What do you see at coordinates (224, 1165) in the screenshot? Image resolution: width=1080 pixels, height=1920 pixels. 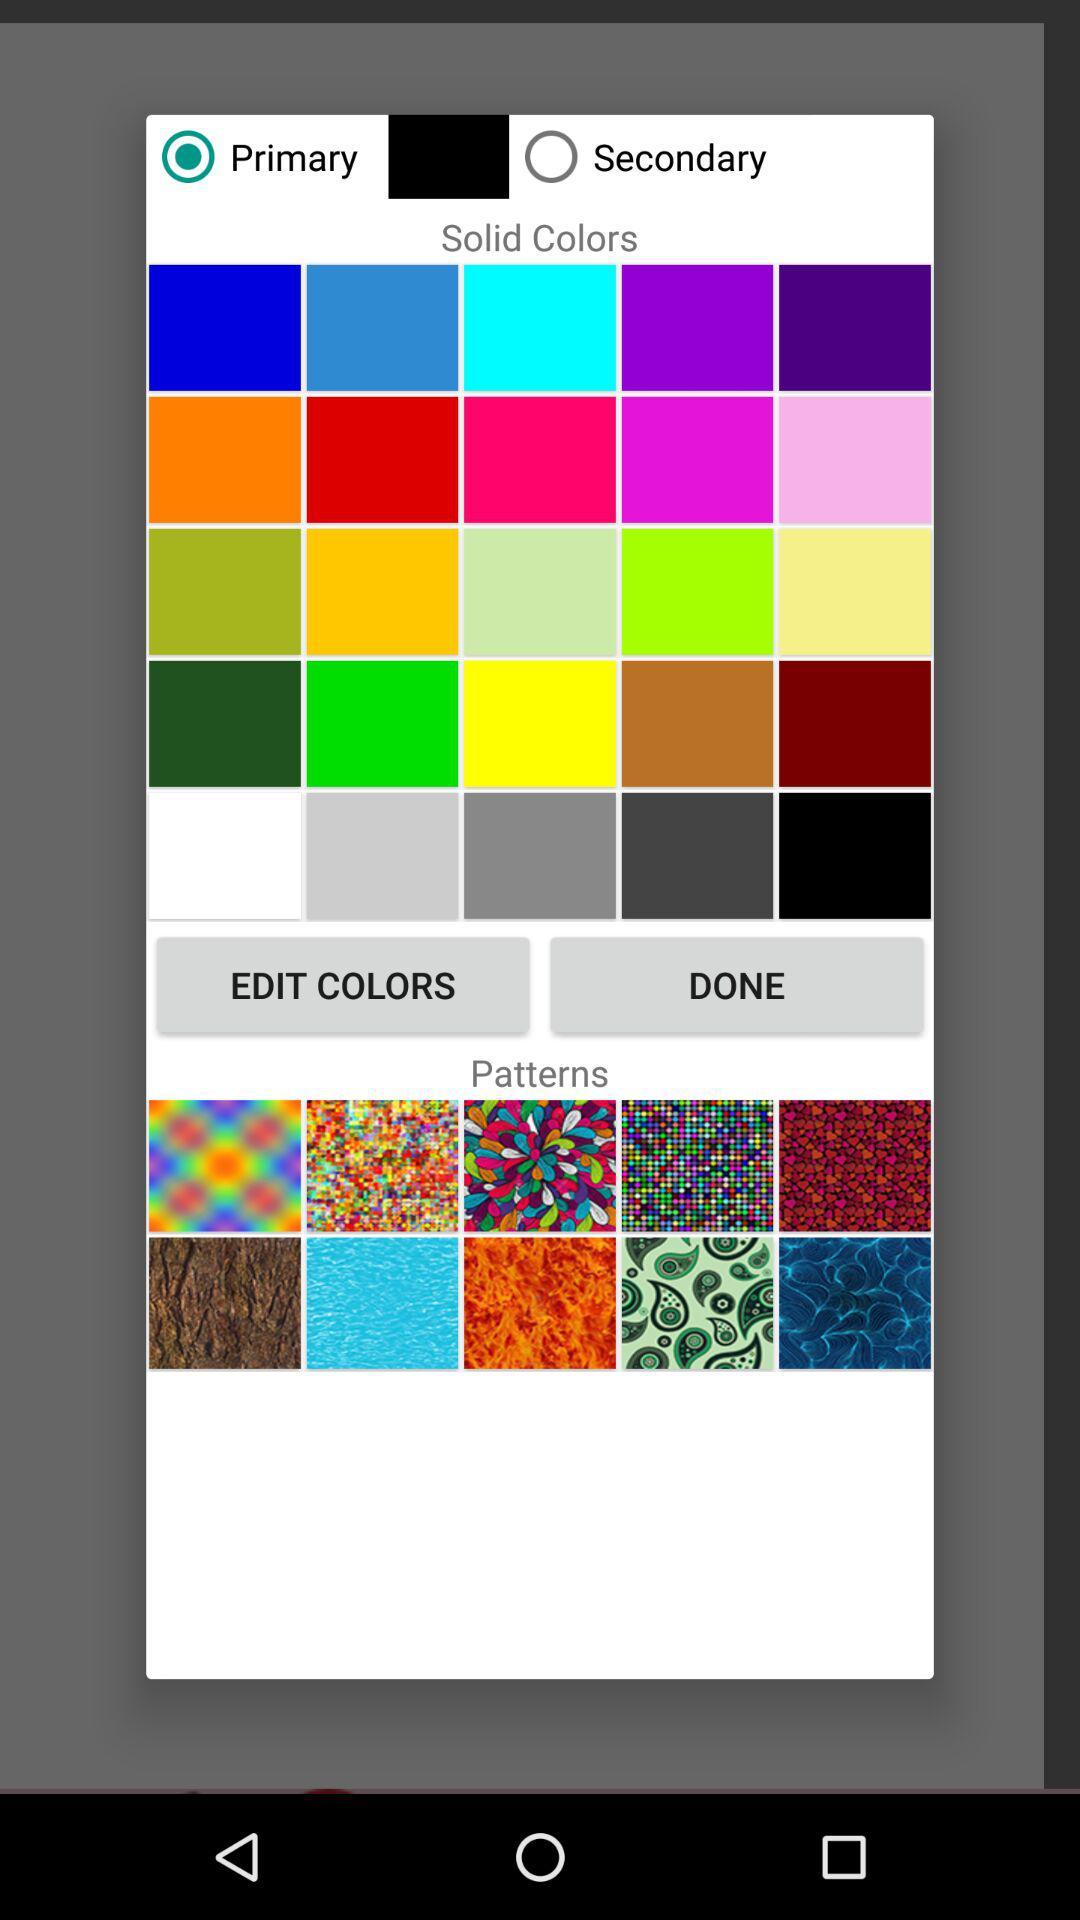 I see `first pattern` at bounding box center [224, 1165].